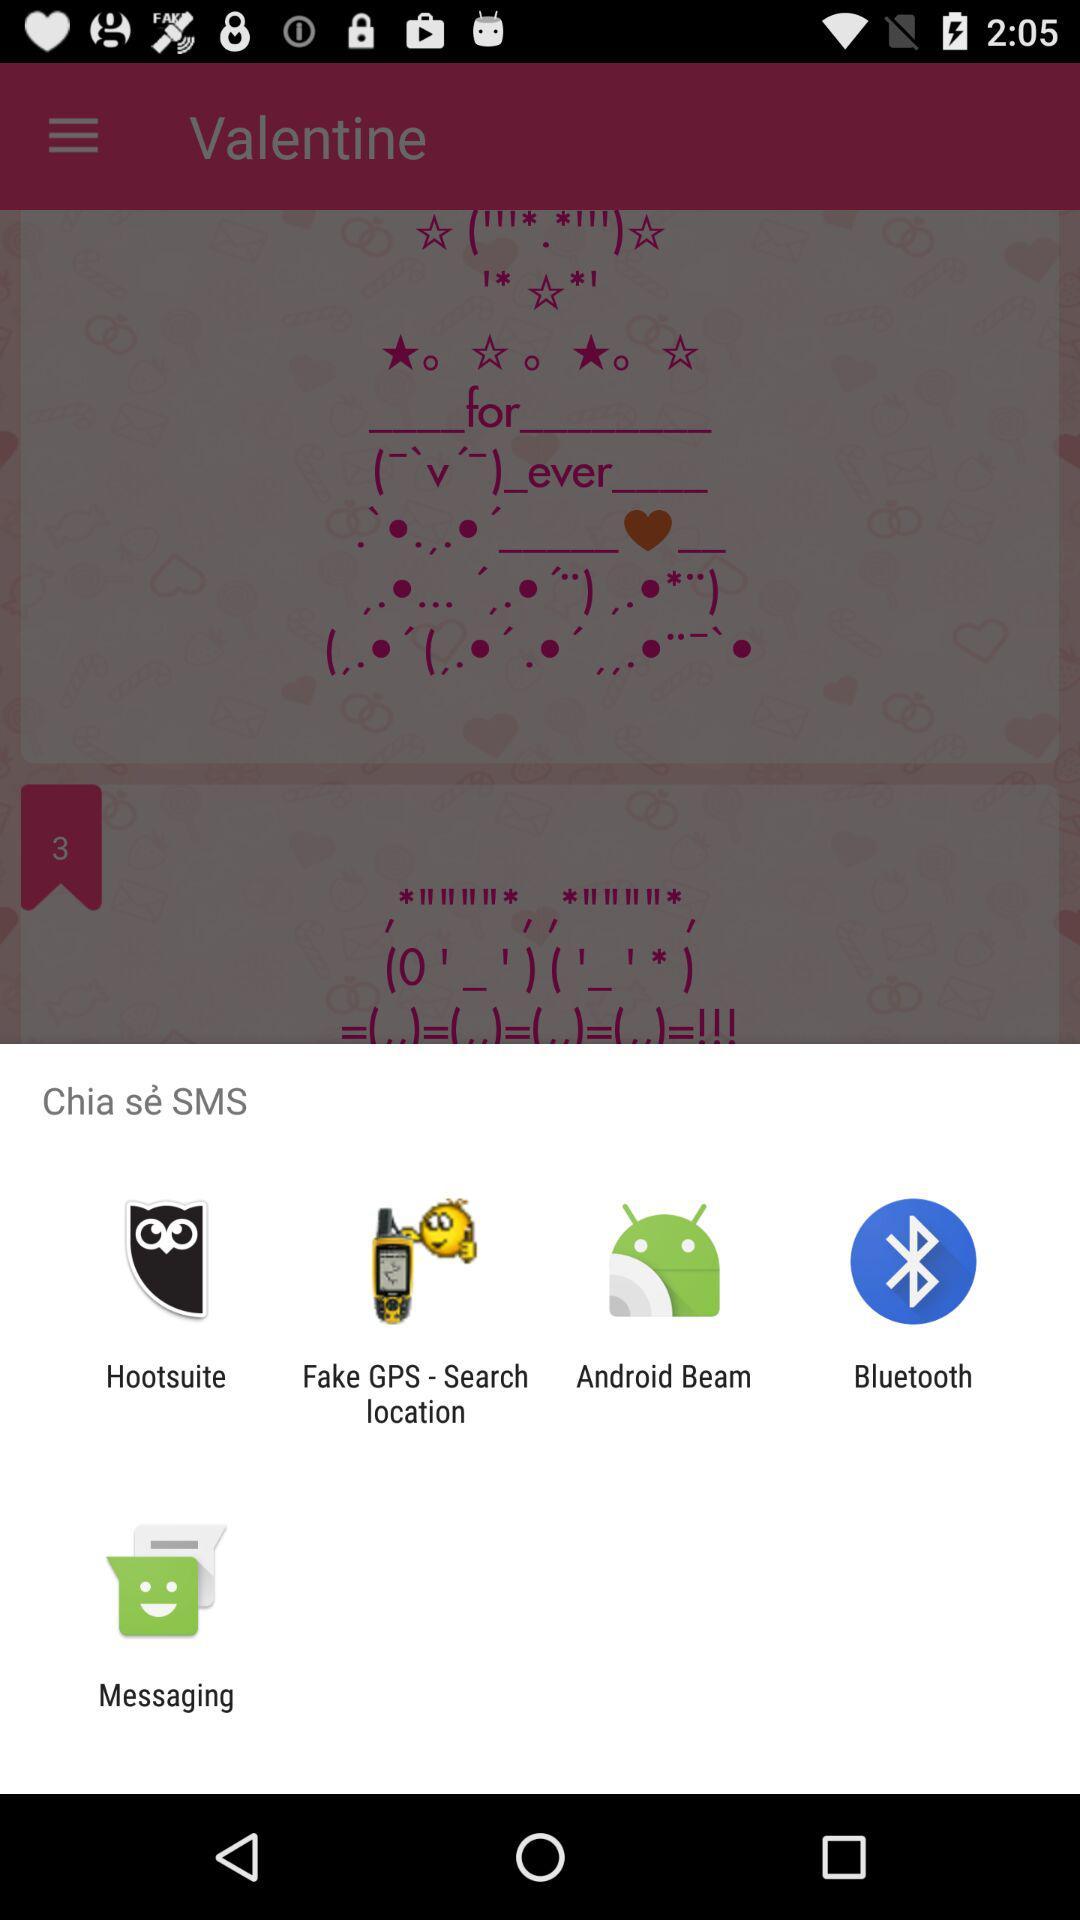 The image size is (1080, 1920). Describe the element at coordinates (913, 1392) in the screenshot. I see `bluetooth` at that location.